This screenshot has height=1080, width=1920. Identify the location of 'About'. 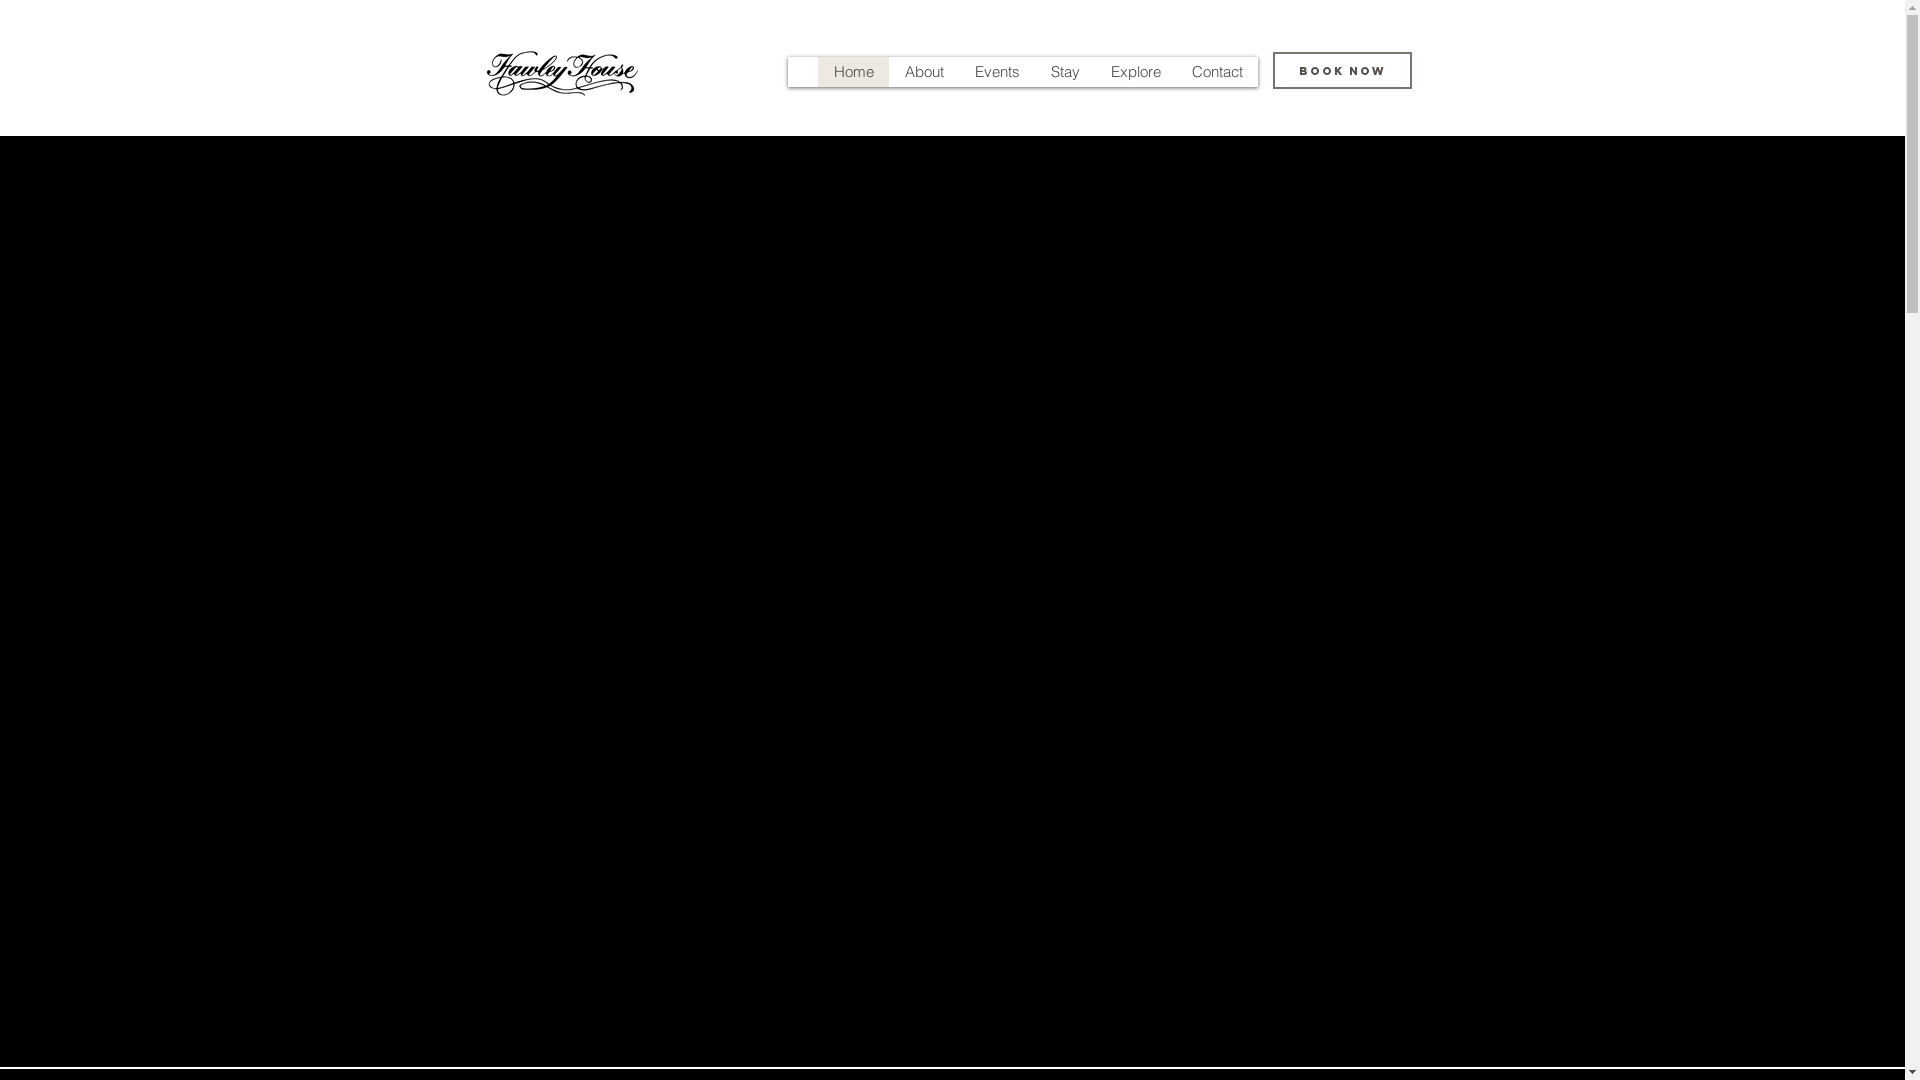
(921, 71).